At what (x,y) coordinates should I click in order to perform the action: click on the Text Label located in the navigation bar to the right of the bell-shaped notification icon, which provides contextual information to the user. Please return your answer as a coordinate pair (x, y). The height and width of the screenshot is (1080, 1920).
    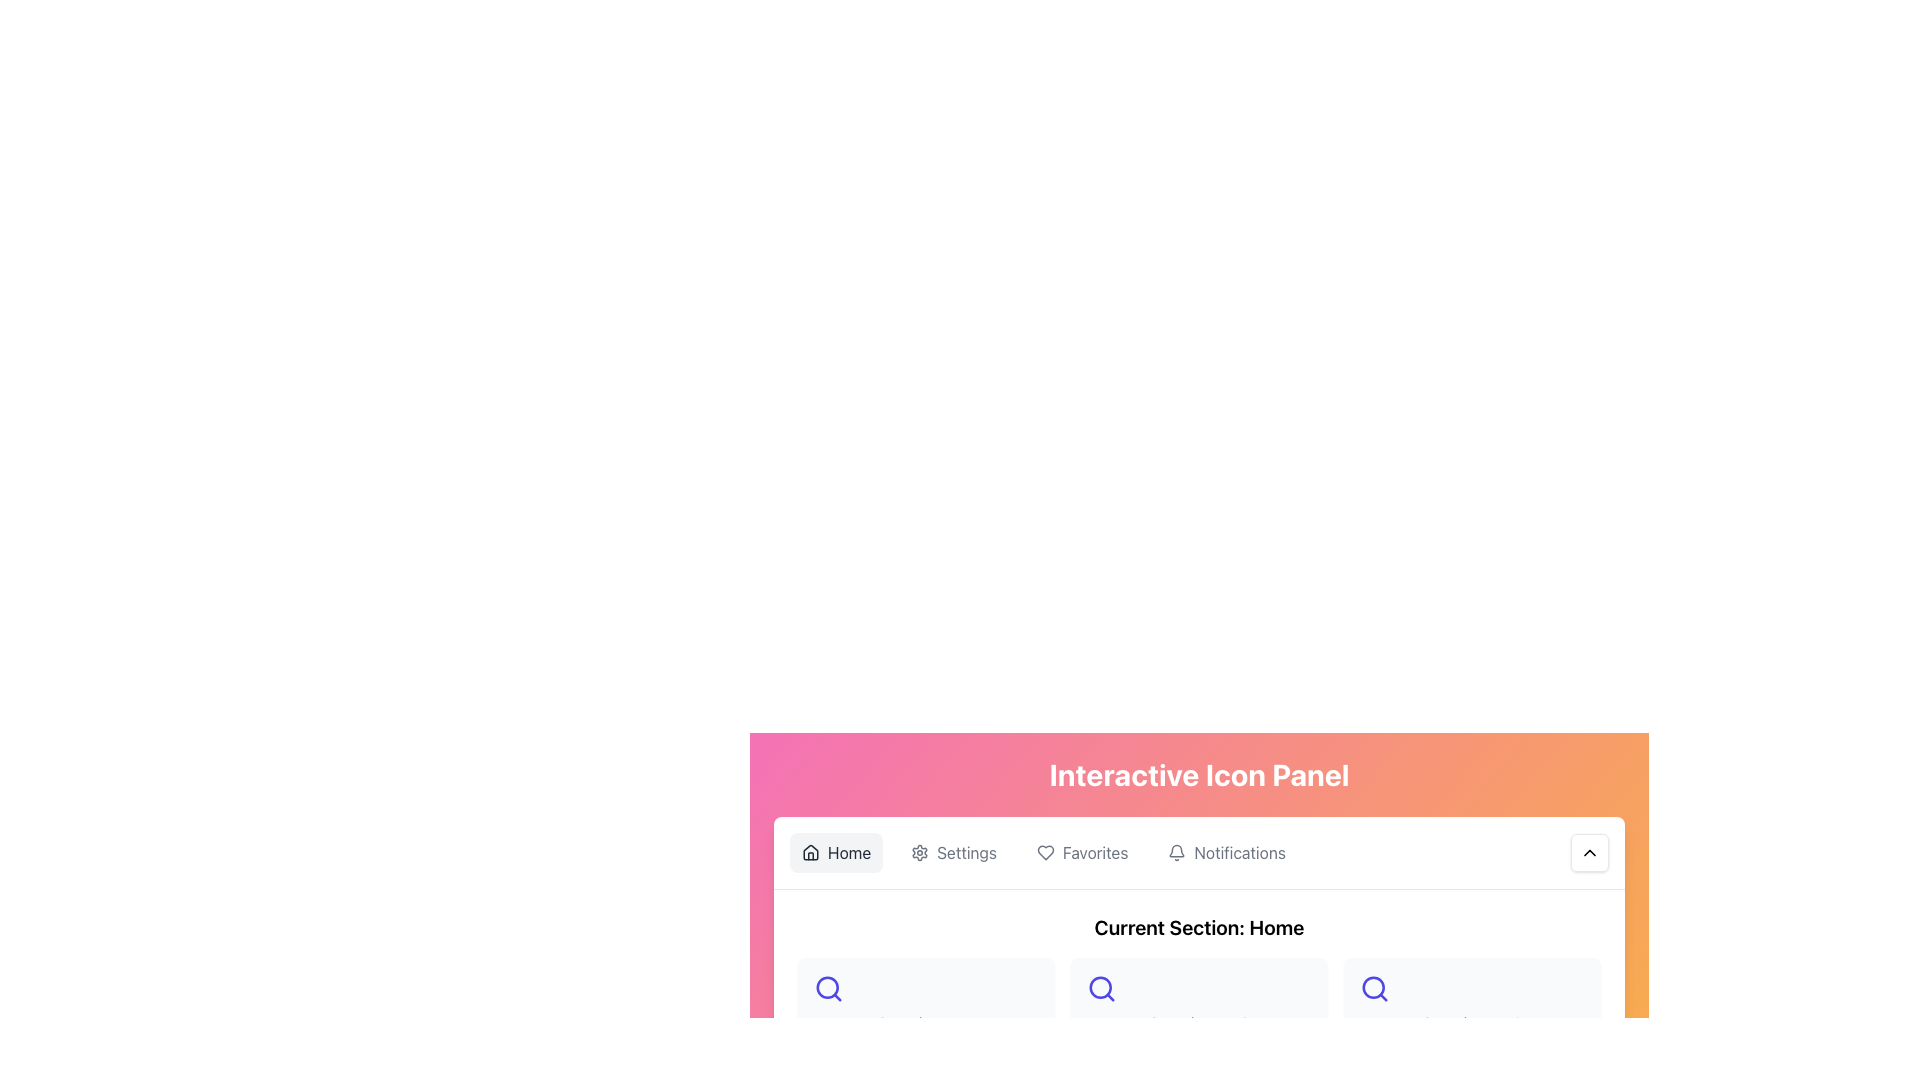
    Looking at the image, I should click on (1239, 852).